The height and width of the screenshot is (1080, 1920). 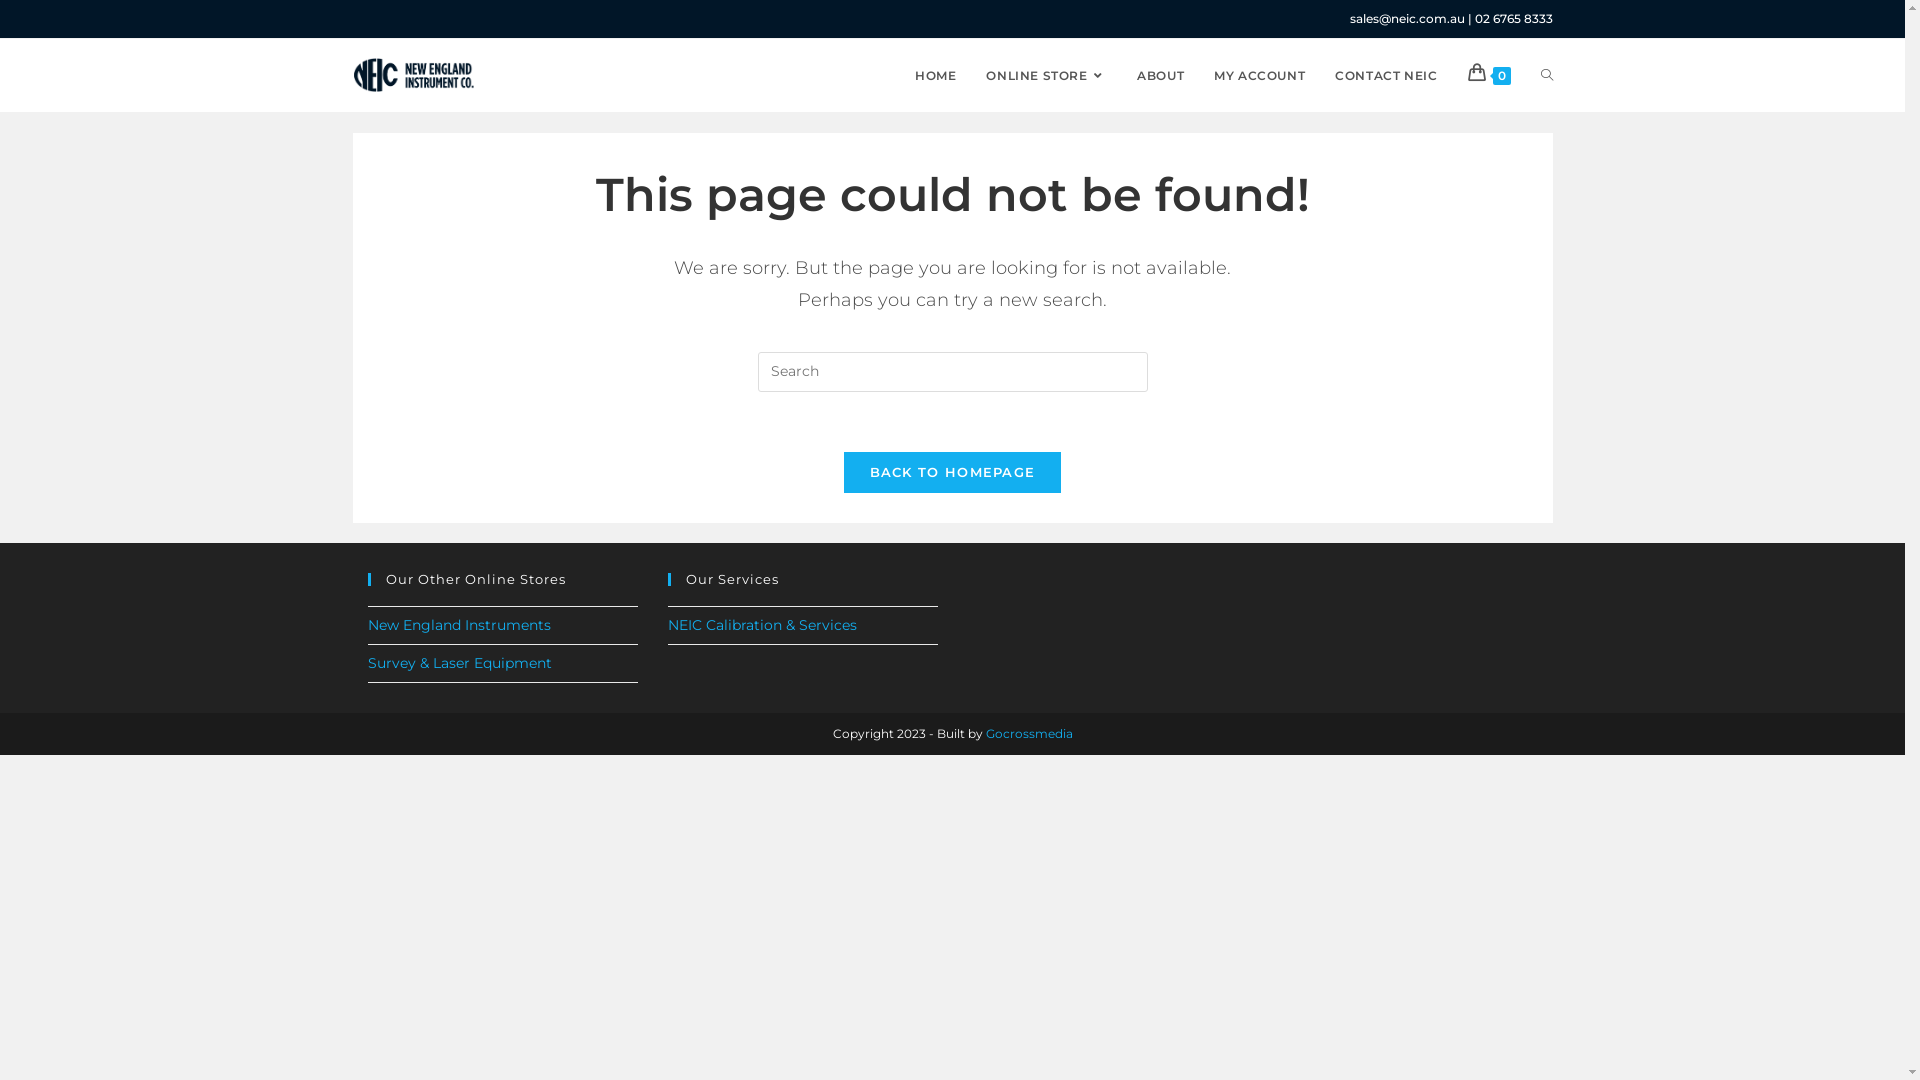 What do you see at coordinates (1045, 74) in the screenshot?
I see `'ONLINE STORE'` at bounding box center [1045, 74].